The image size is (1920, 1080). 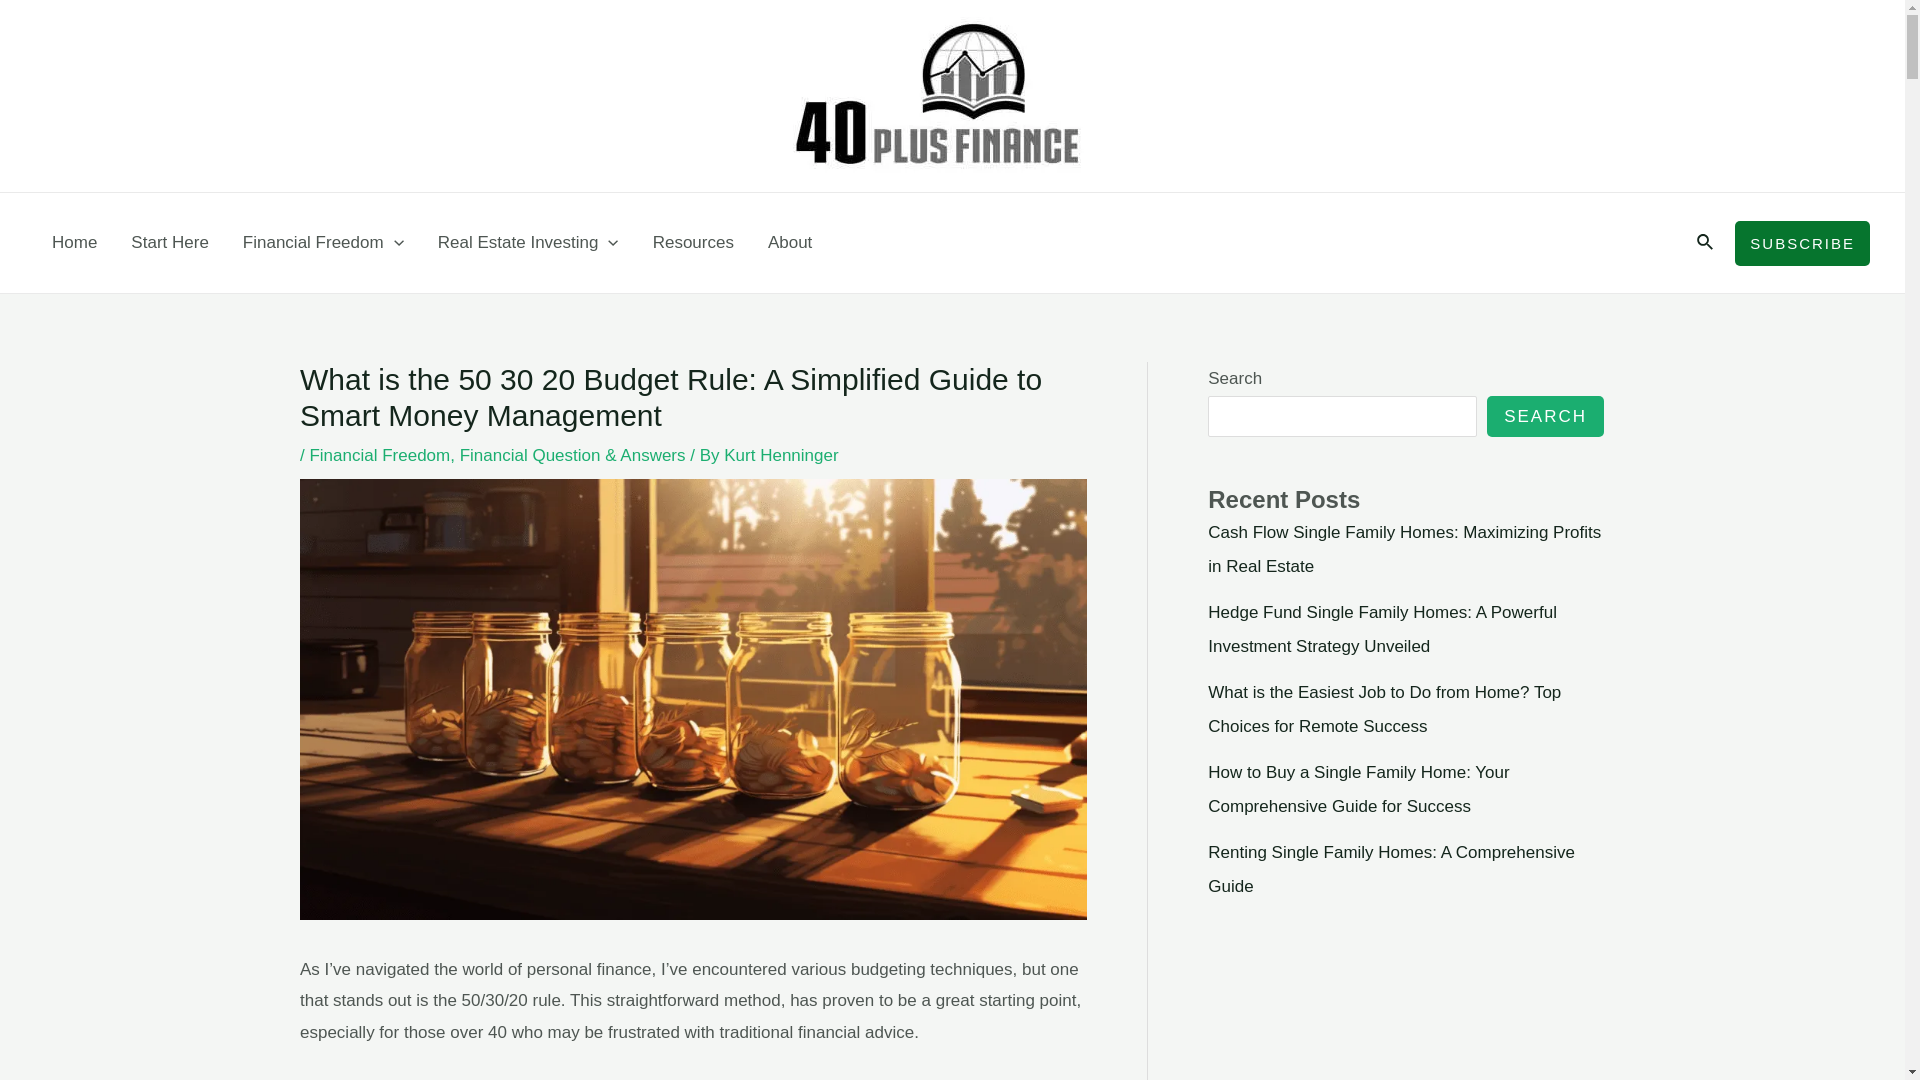 What do you see at coordinates (323, 242) in the screenshot?
I see `'Financial Freedom'` at bounding box center [323, 242].